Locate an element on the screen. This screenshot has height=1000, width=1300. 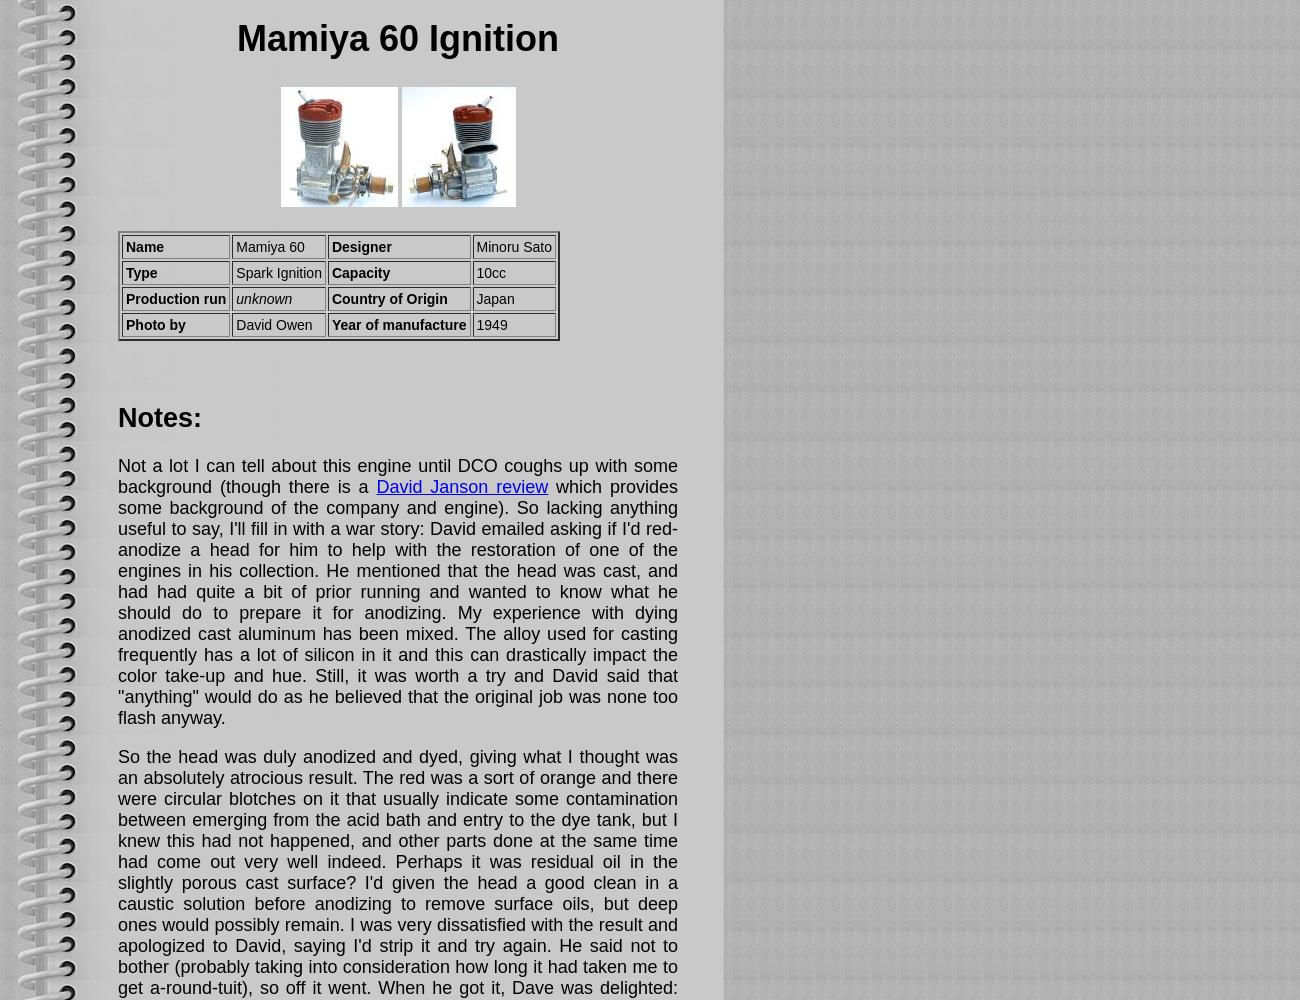
'Designer' is located at coordinates (360, 246).